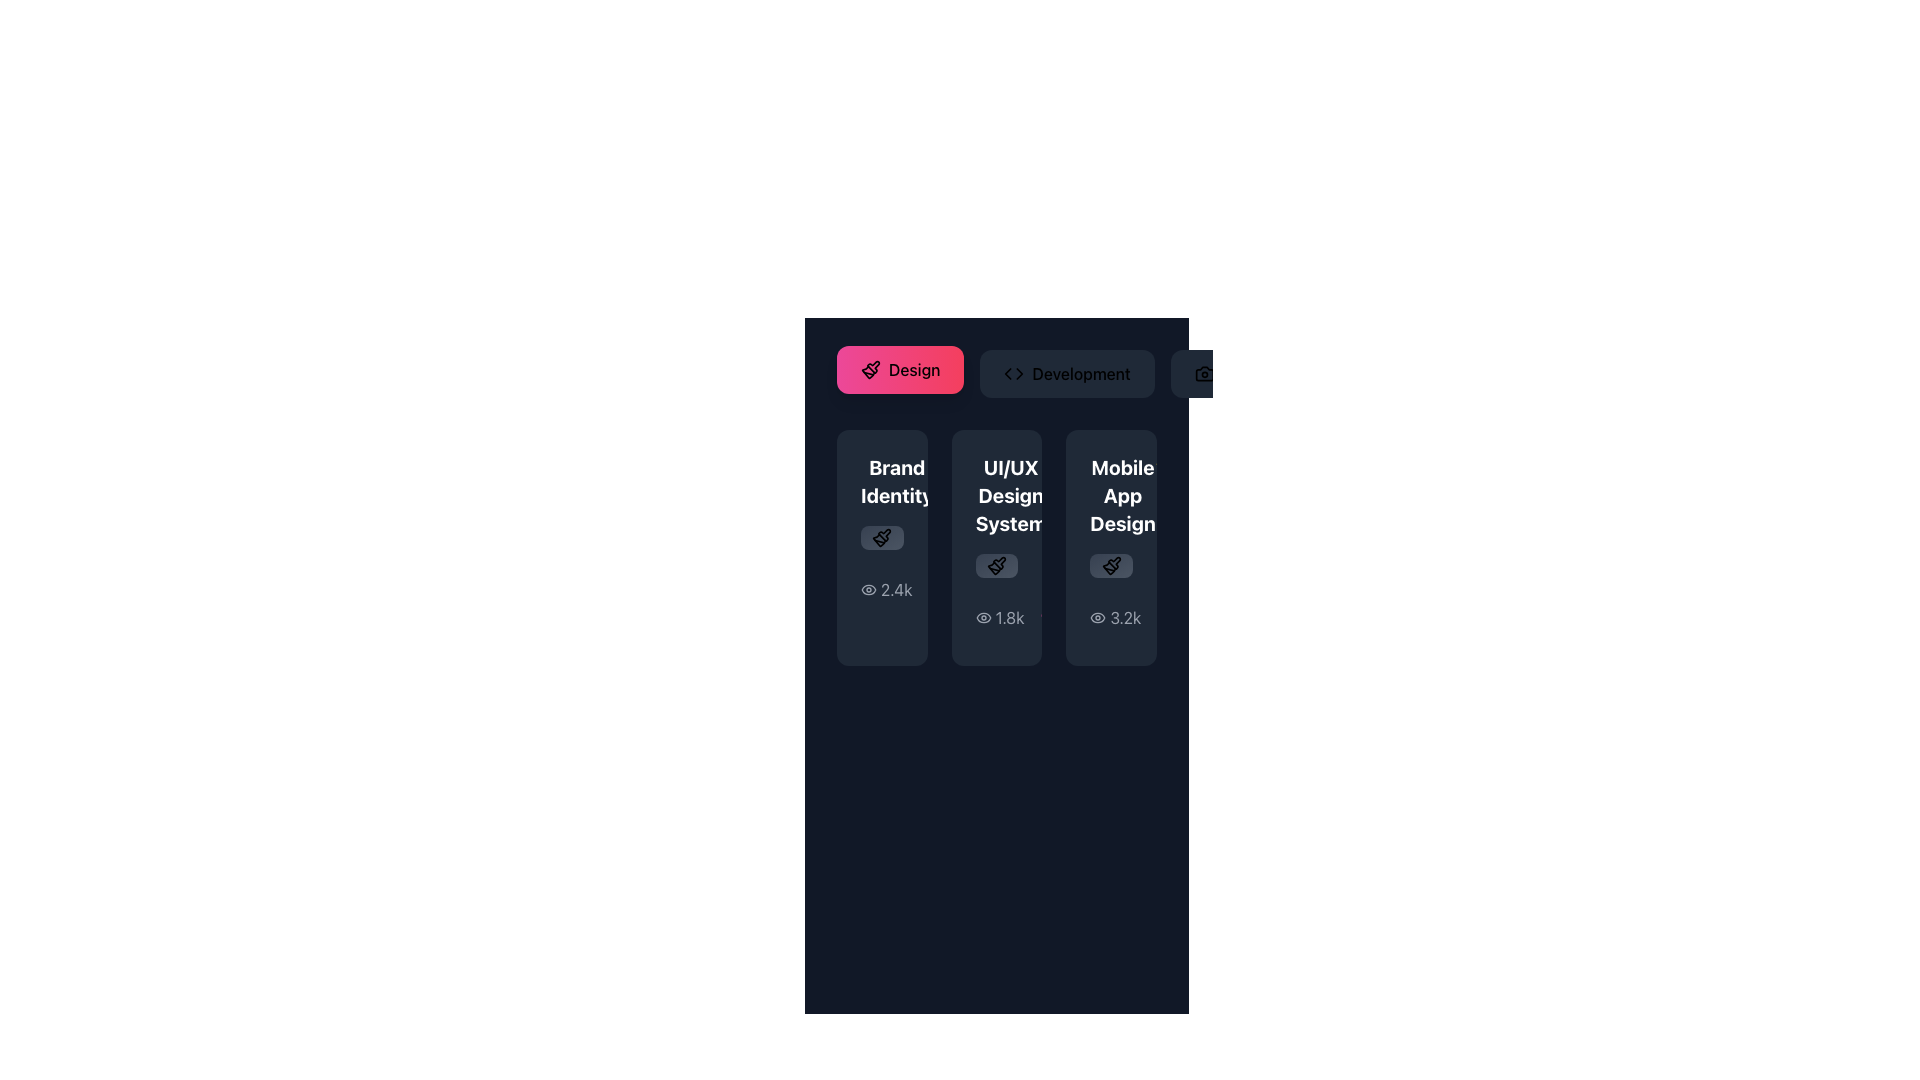  What do you see at coordinates (899, 370) in the screenshot?
I see `the 'Design' button with a pink to rose gradient and a paintbrush icon on the far left of the navigation bar` at bounding box center [899, 370].